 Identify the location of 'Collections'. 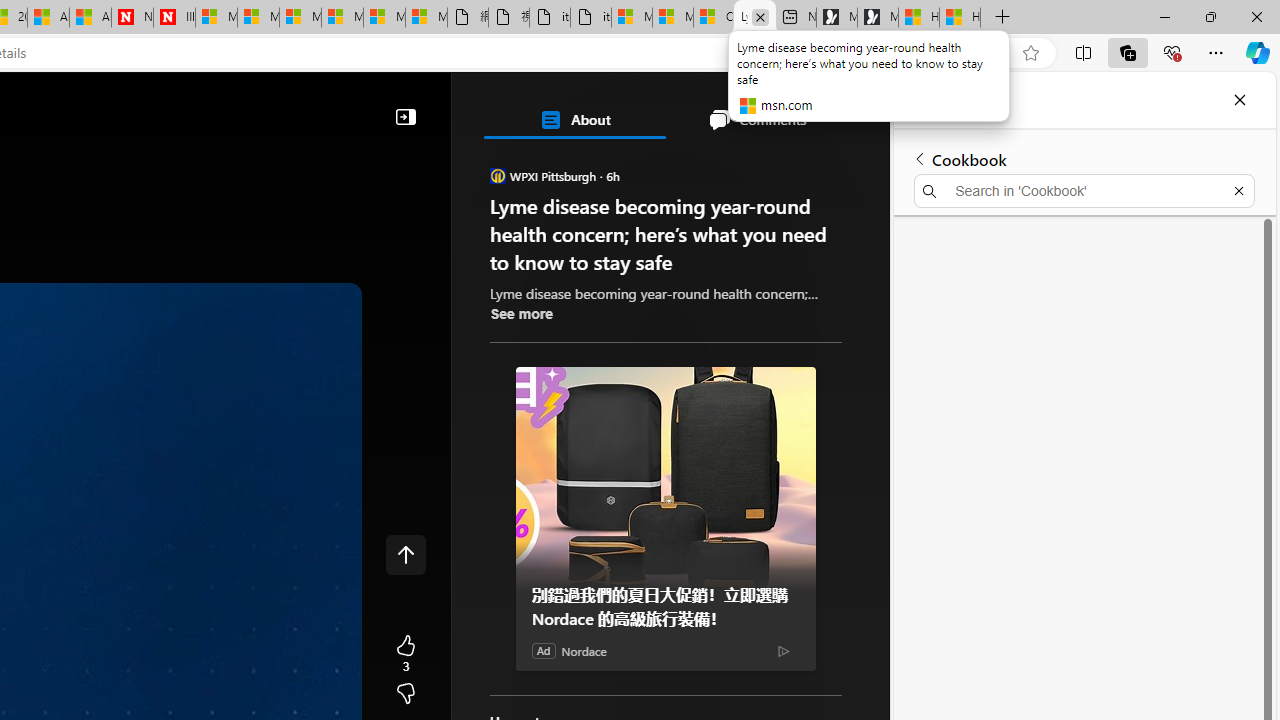
(1128, 51).